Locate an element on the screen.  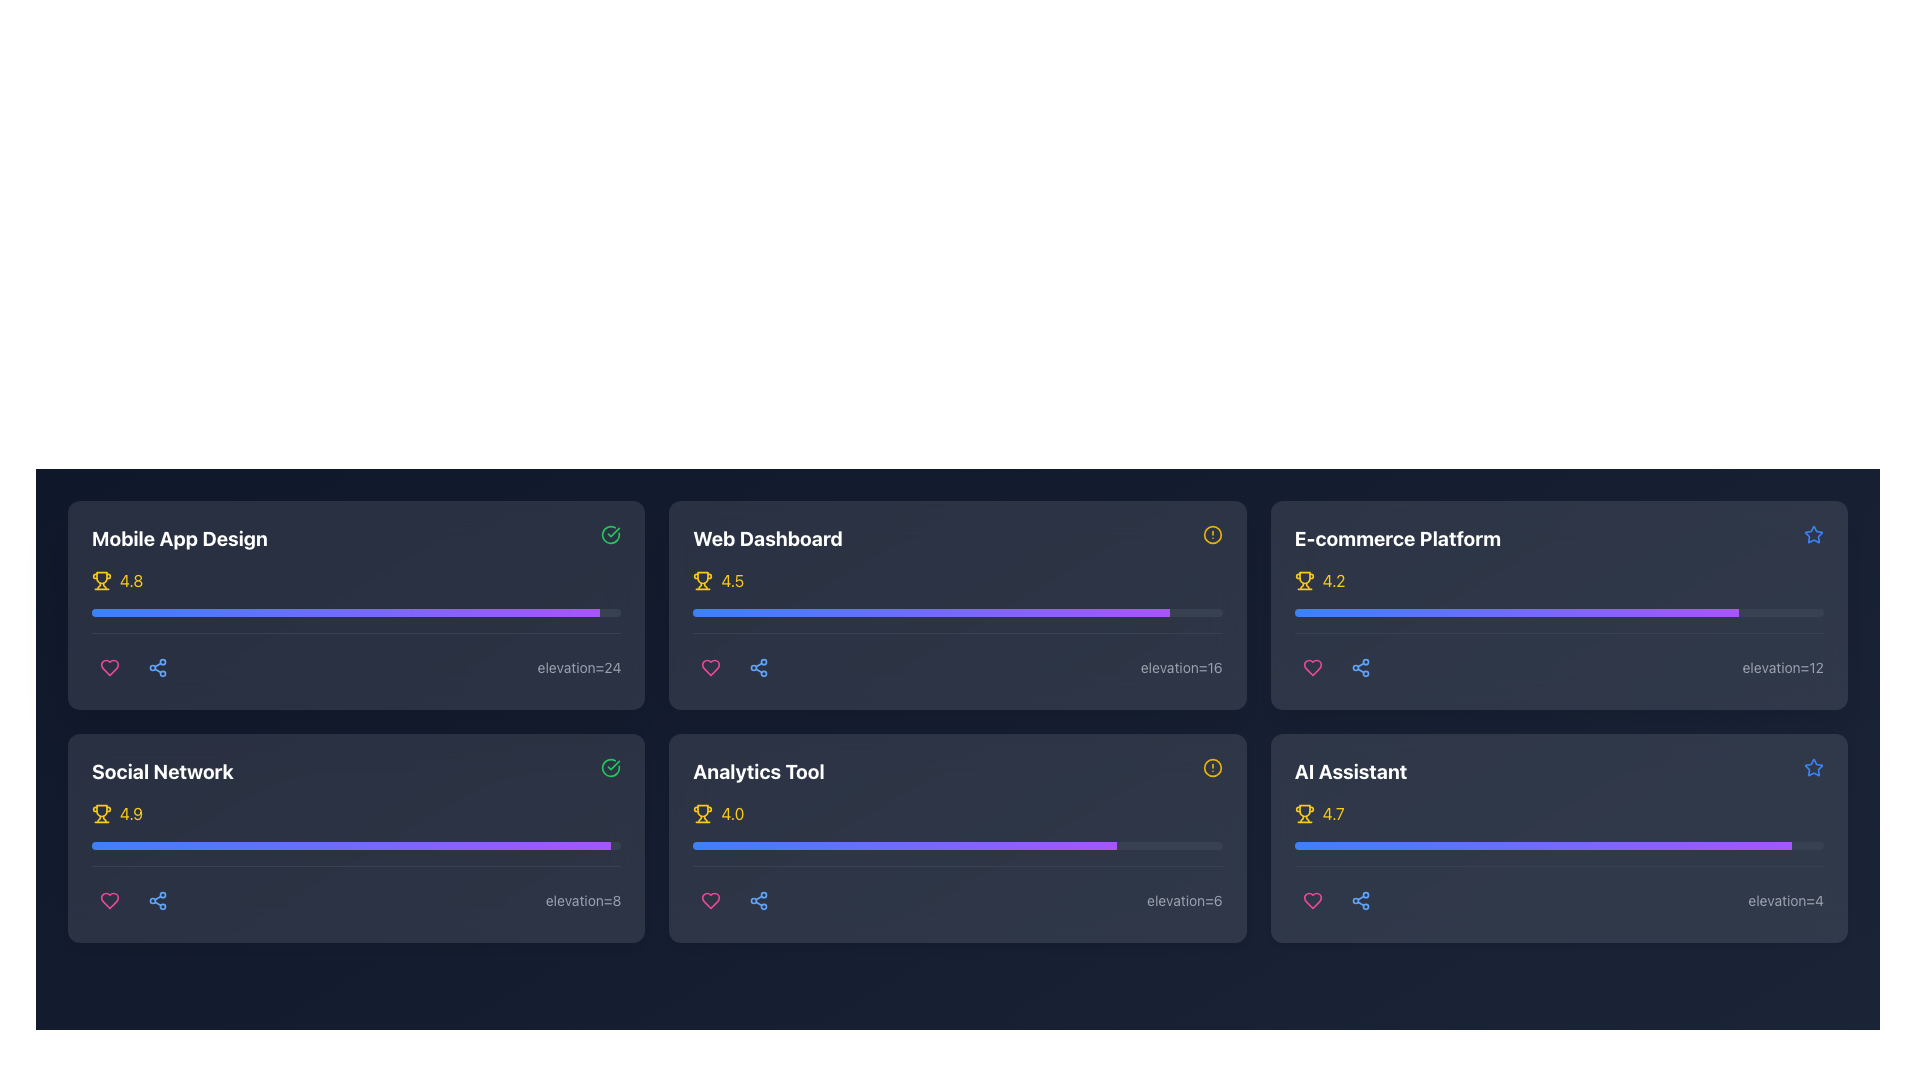
the star icon located at the top-right corner of the 'AI Assistant' card panel is located at coordinates (1814, 766).